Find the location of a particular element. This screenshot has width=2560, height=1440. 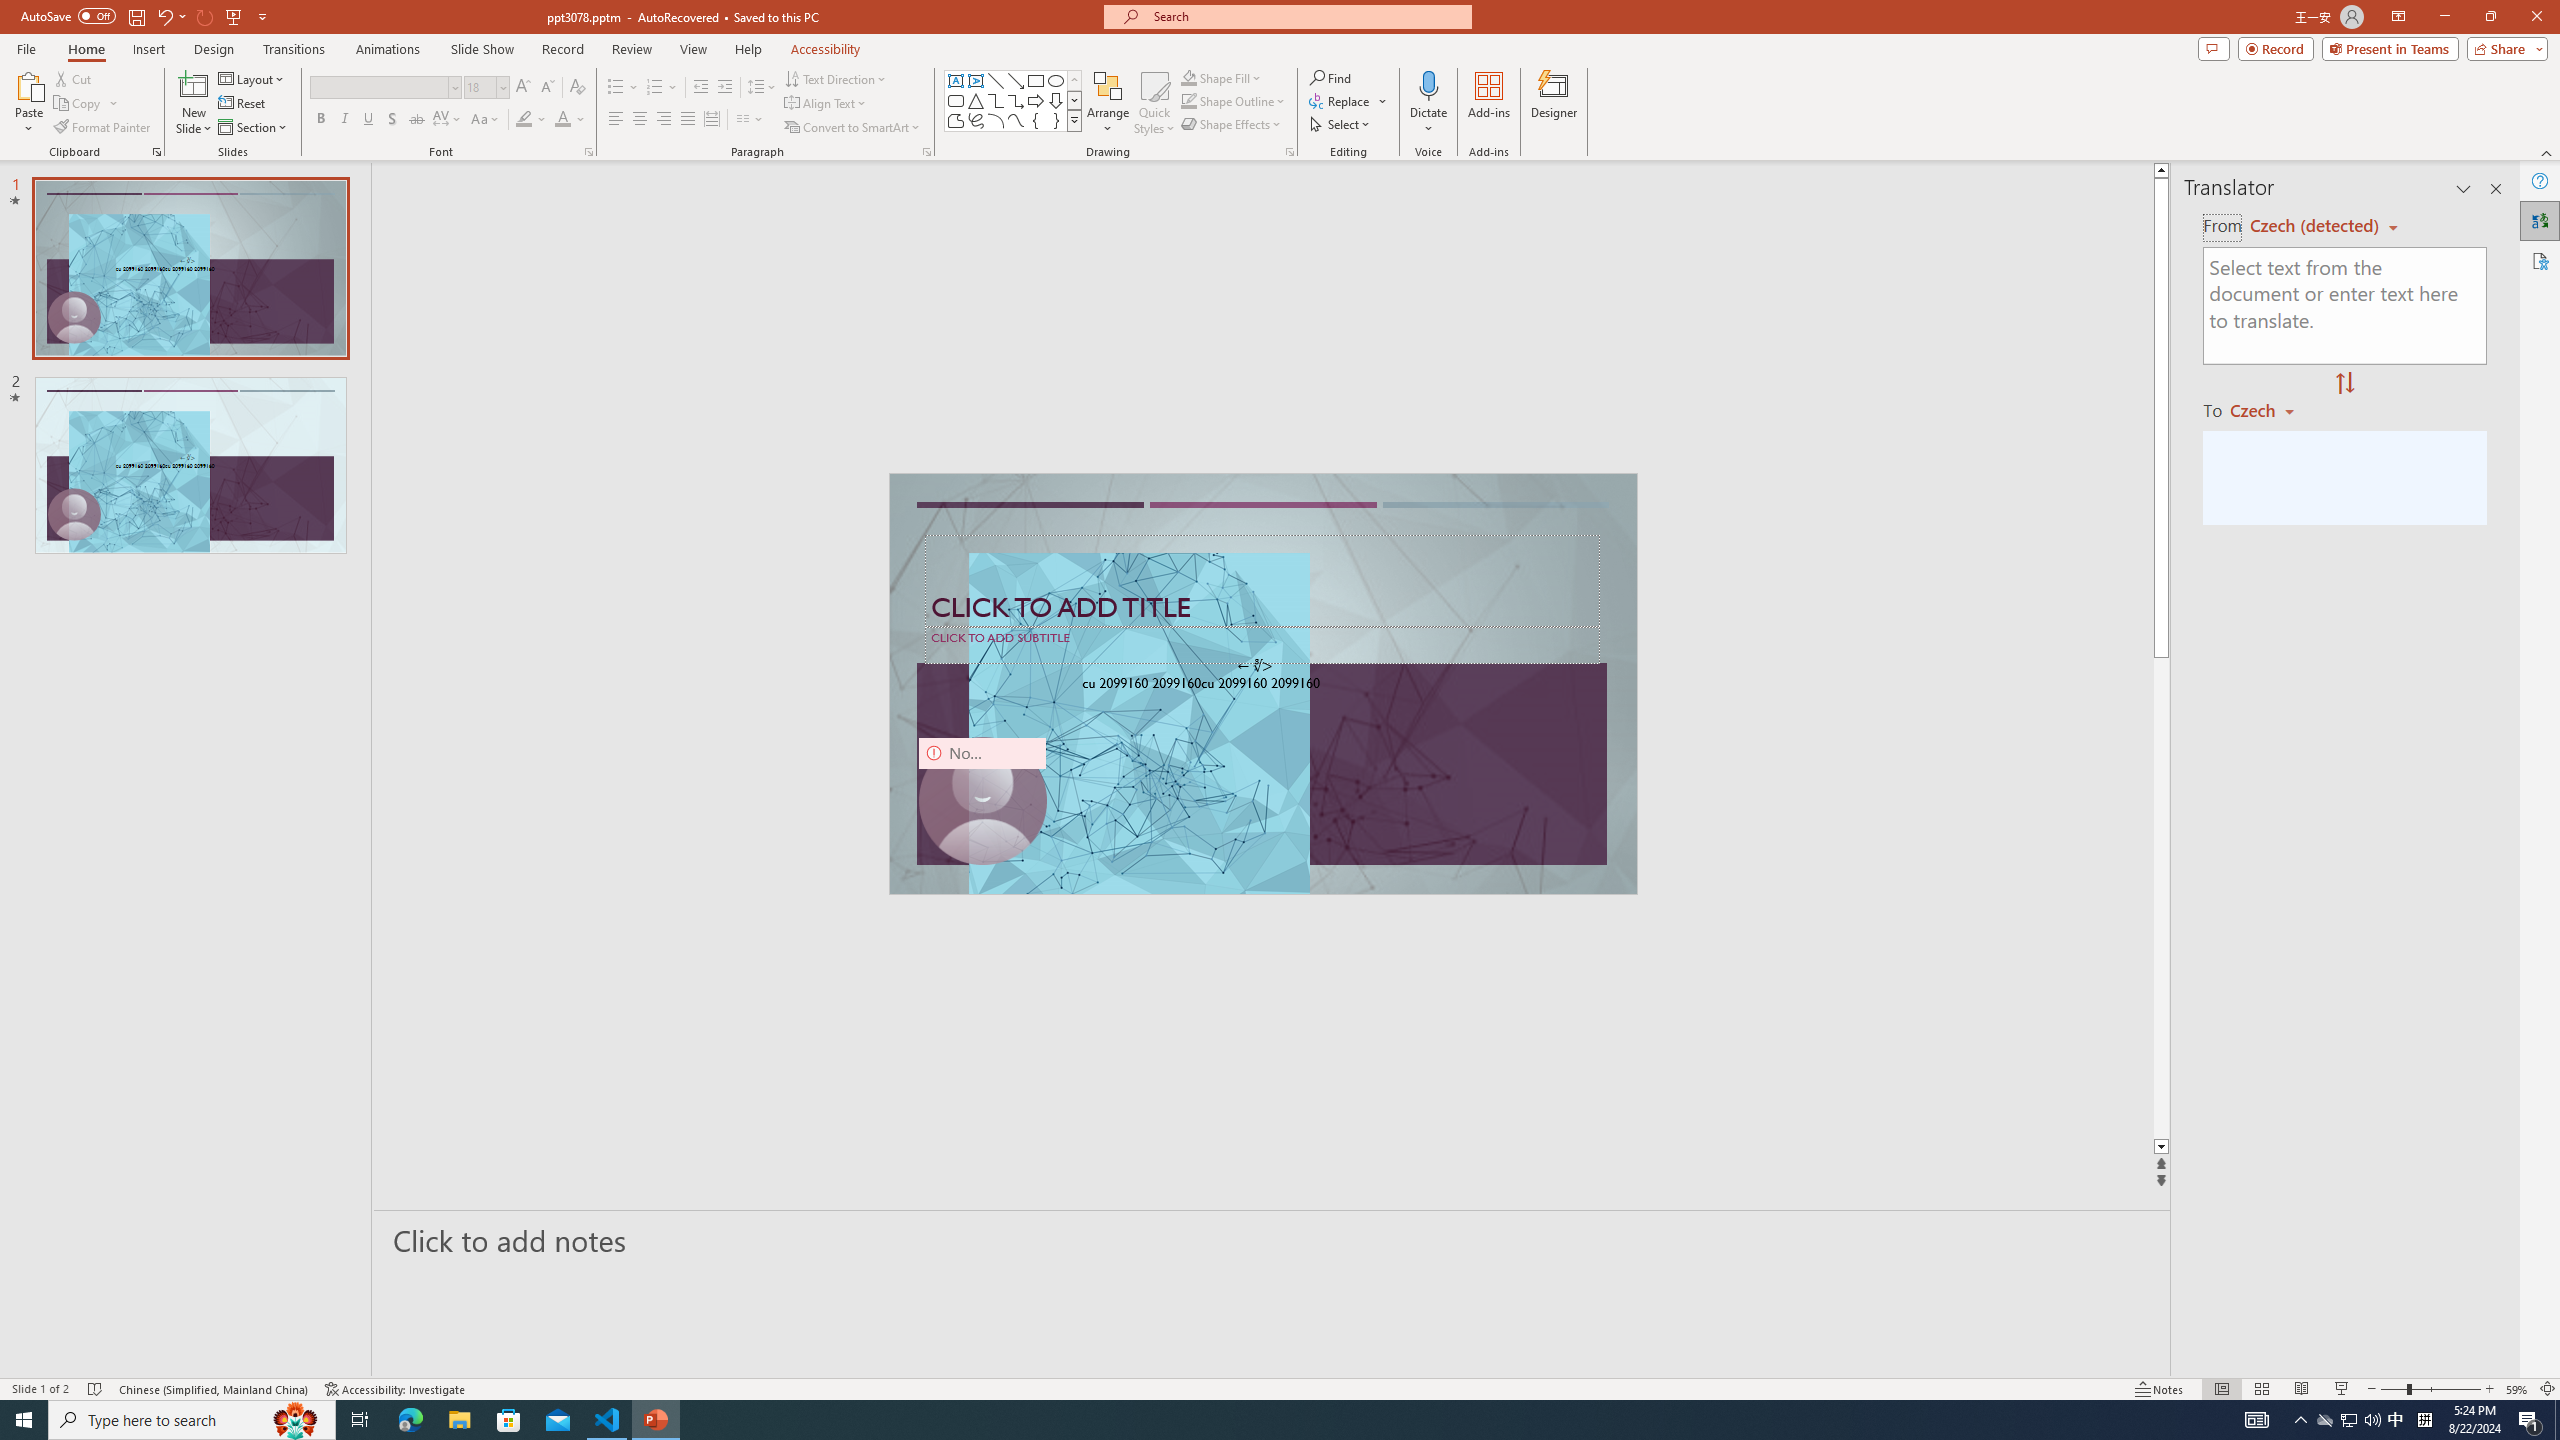

'Underline' is located at coordinates (367, 118).